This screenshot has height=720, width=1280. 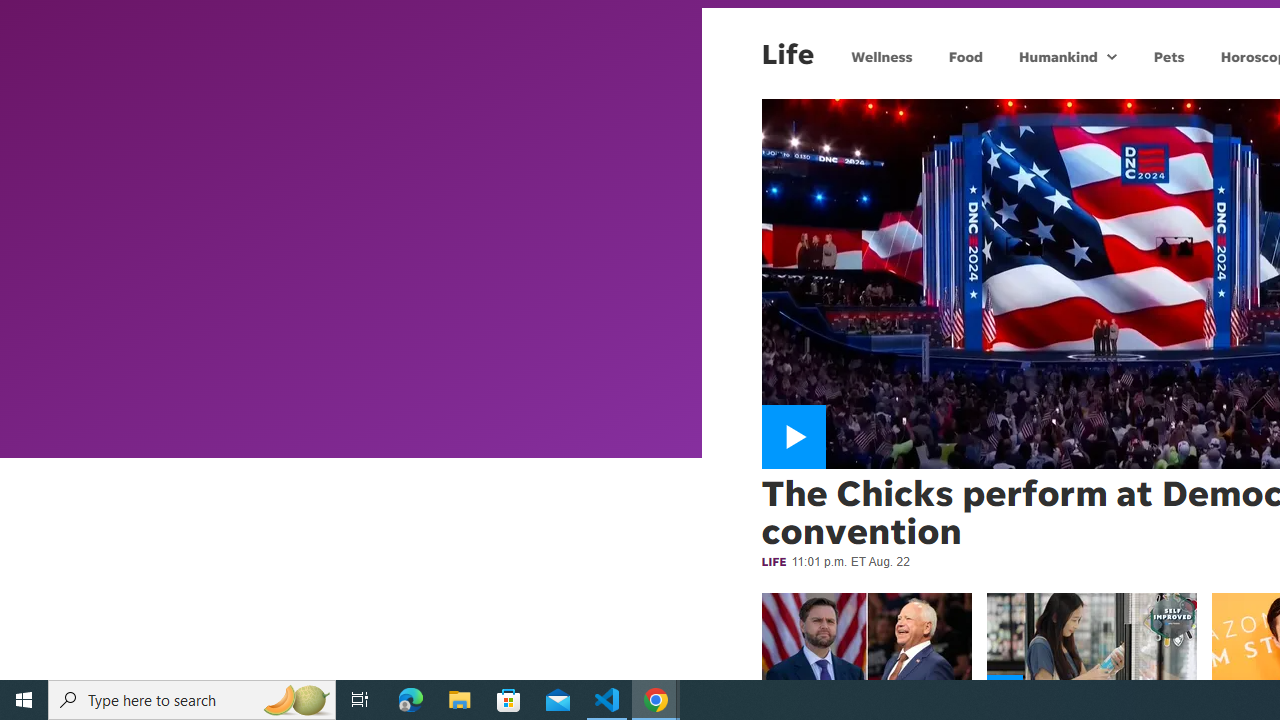 What do you see at coordinates (509, 698) in the screenshot?
I see `'Microsoft Store'` at bounding box center [509, 698].